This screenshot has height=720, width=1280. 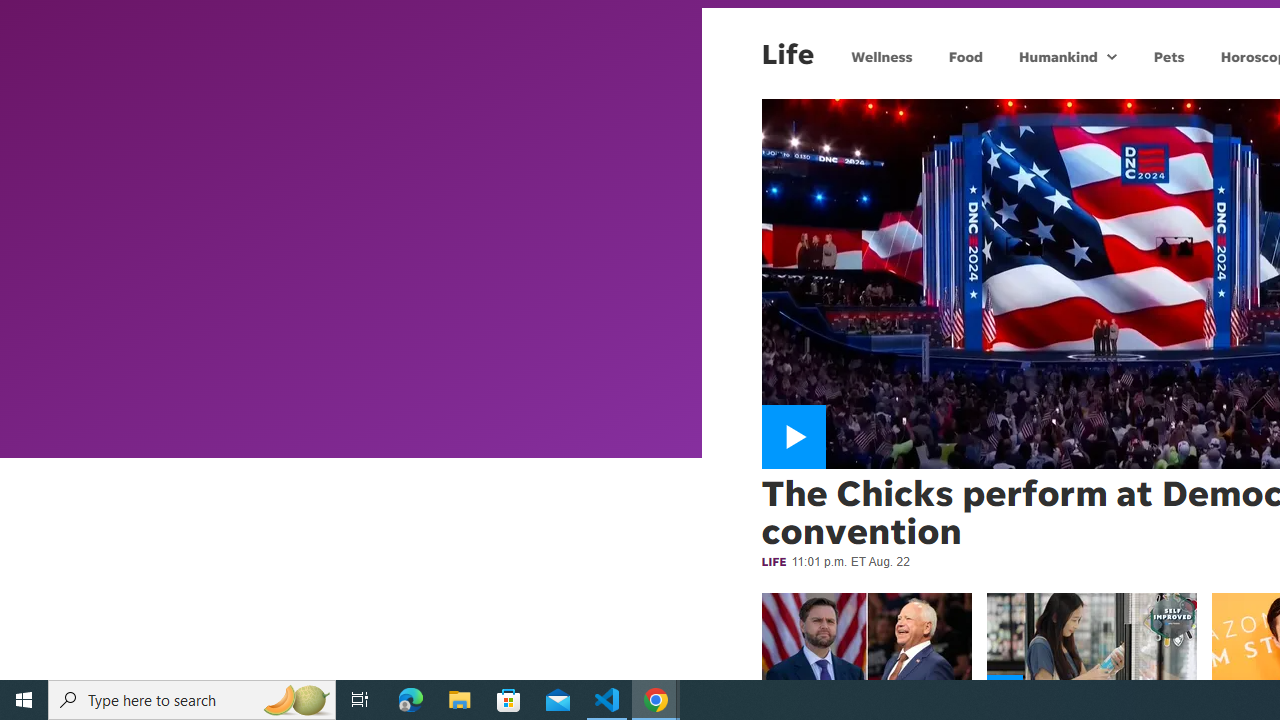 What do you see at coordinates (509, 698) in the screenshot?
I see `'Microsoft Store'` at bounding box center [509, 698].